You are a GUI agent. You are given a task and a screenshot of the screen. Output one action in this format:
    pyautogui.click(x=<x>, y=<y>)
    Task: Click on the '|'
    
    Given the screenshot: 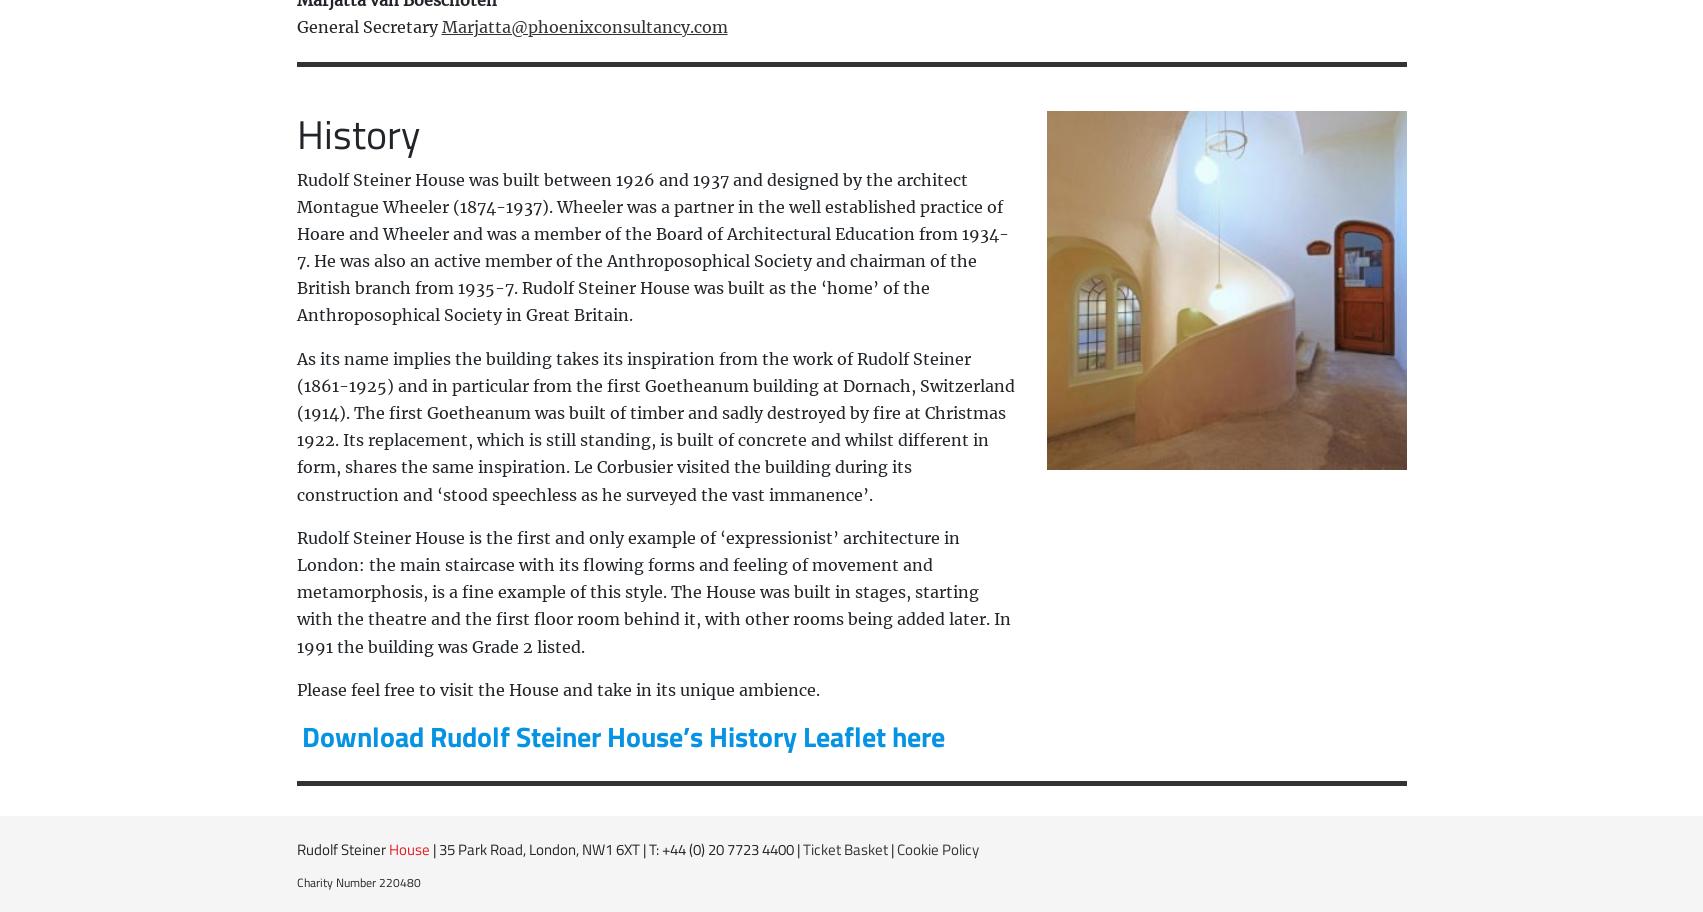 What is the action you would take?
    pyautogui.click(x=890, y=849)
    